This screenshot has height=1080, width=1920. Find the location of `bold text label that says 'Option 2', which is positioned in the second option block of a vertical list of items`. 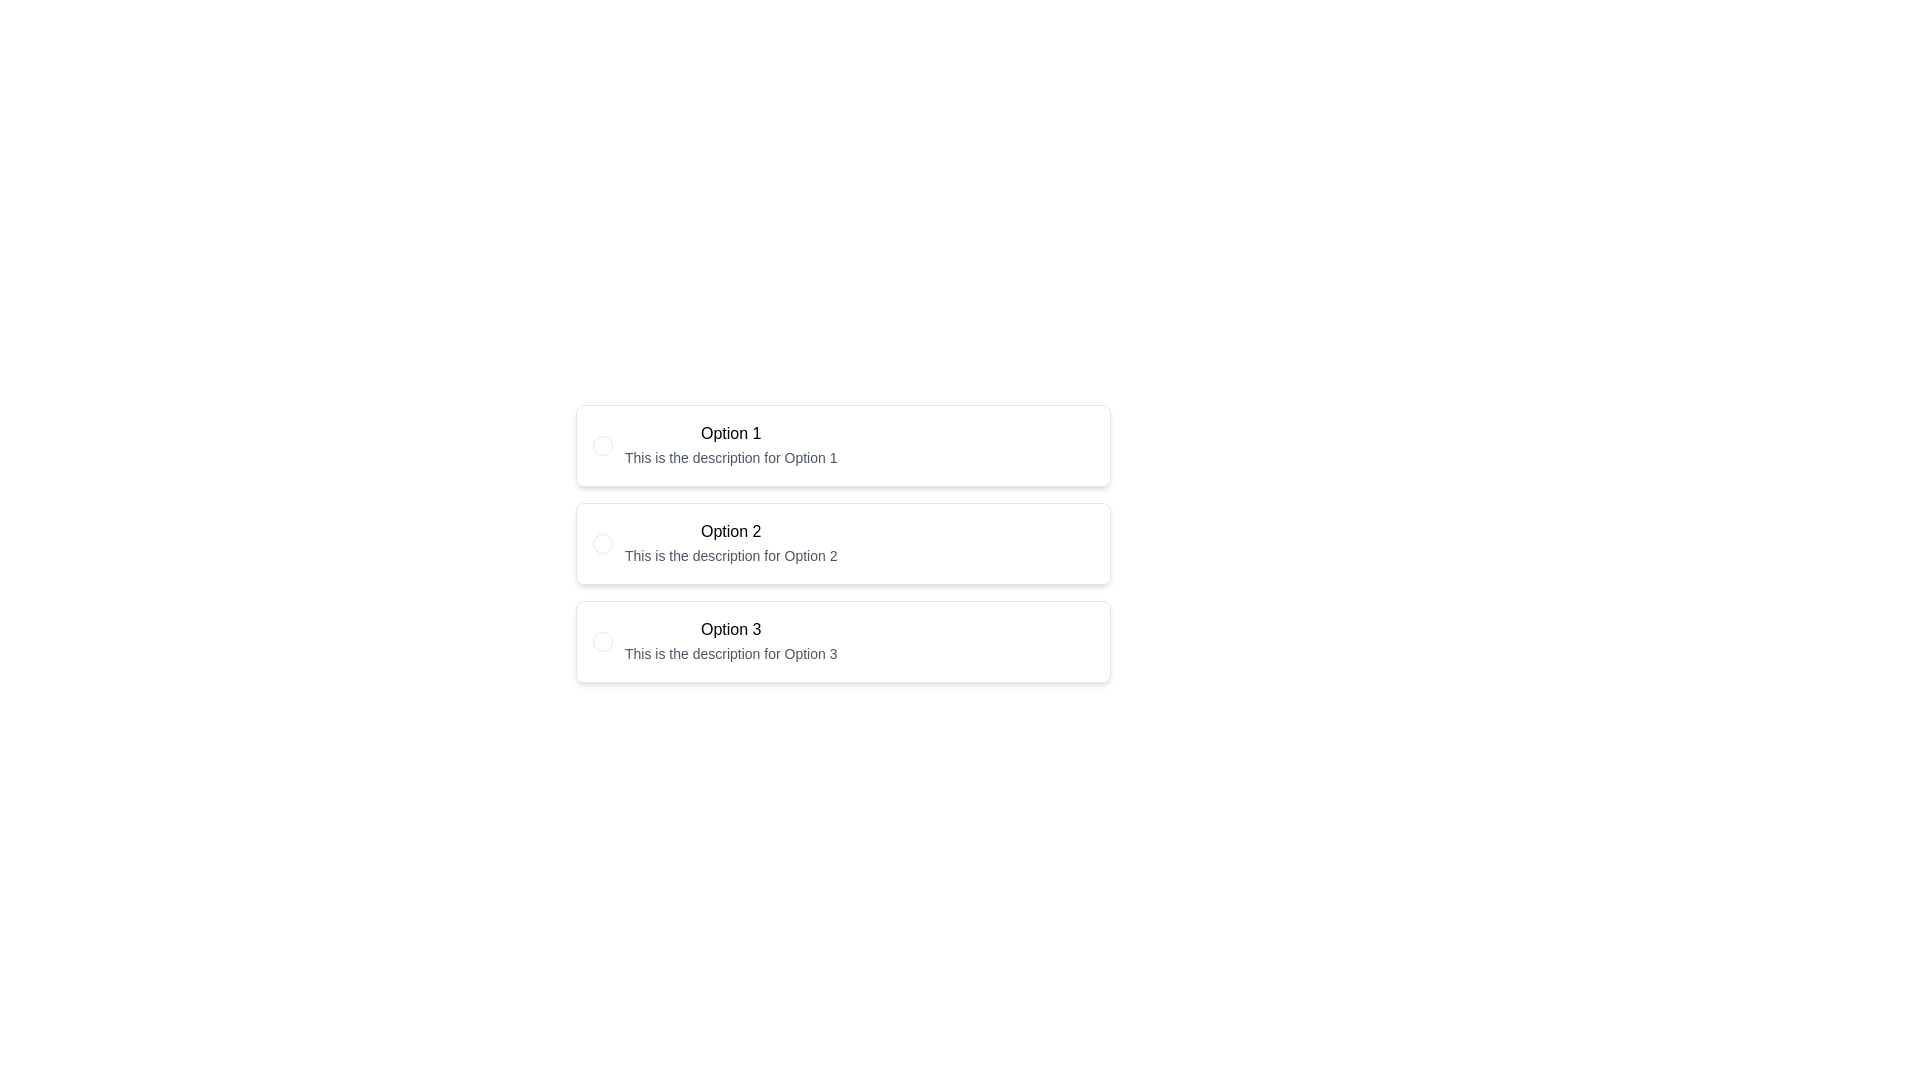

bold text label that says 'Option 2', which is positioned in the second option block of a vertical list of items is located at coordinates (730, 531).